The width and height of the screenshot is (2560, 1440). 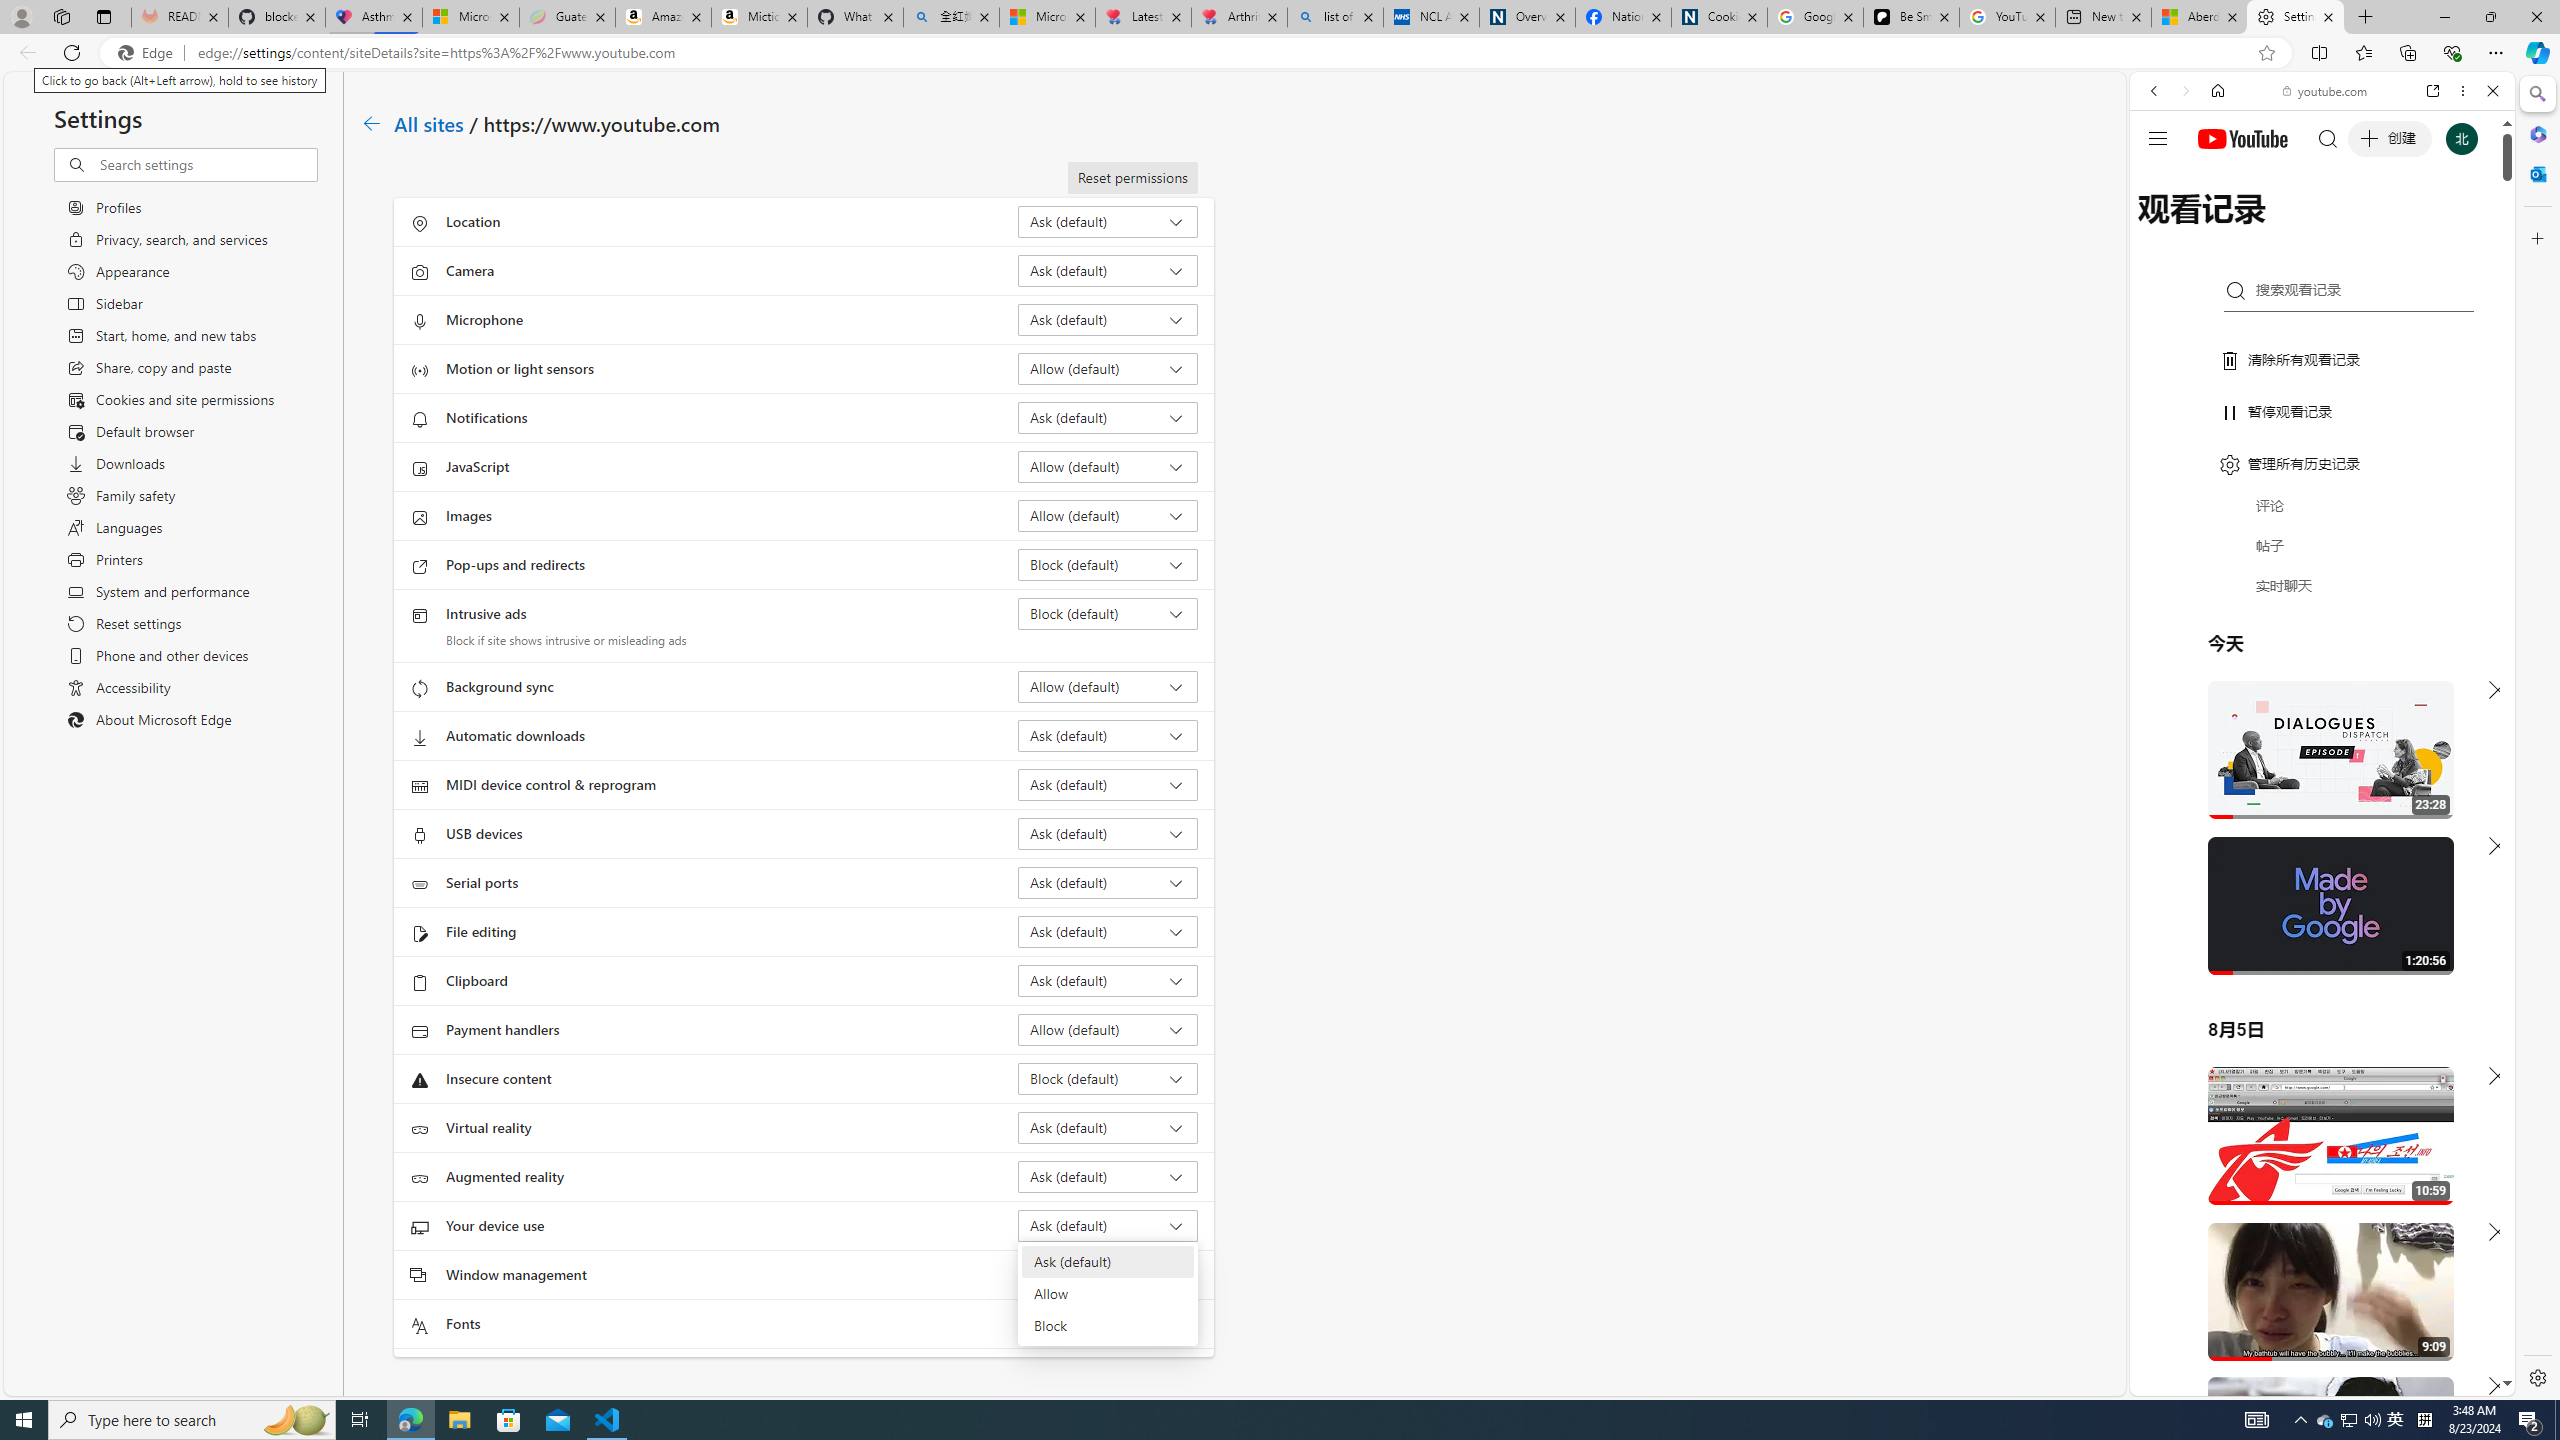 What do you see at coordinates (1108, 881) in the screenshot?
I see `'Serial ports Ask (default)'` at bounding box center [1108, 881].